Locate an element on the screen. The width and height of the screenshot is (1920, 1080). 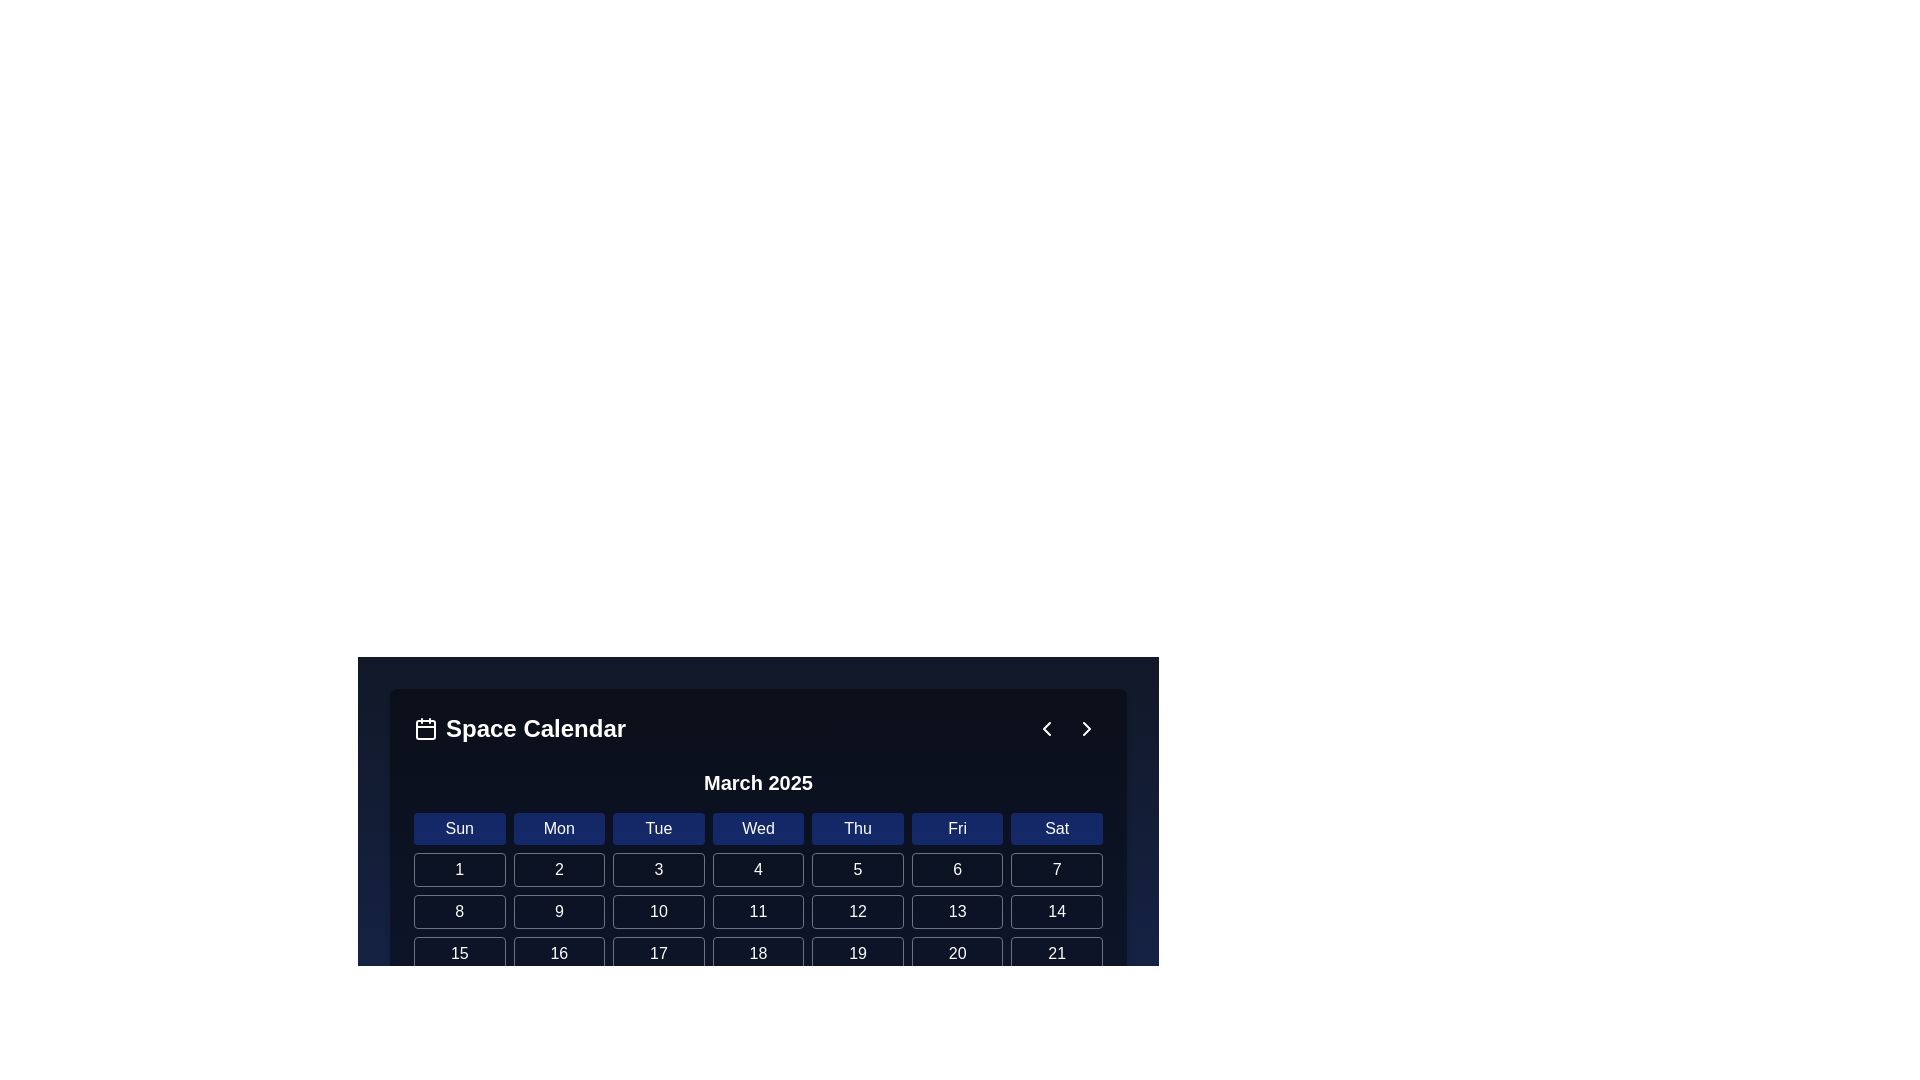
the Label displaying 'Thu', which is the fifth item in the first row of a blue-themed grid in the calendar interface is located at coordinates (858, 829).